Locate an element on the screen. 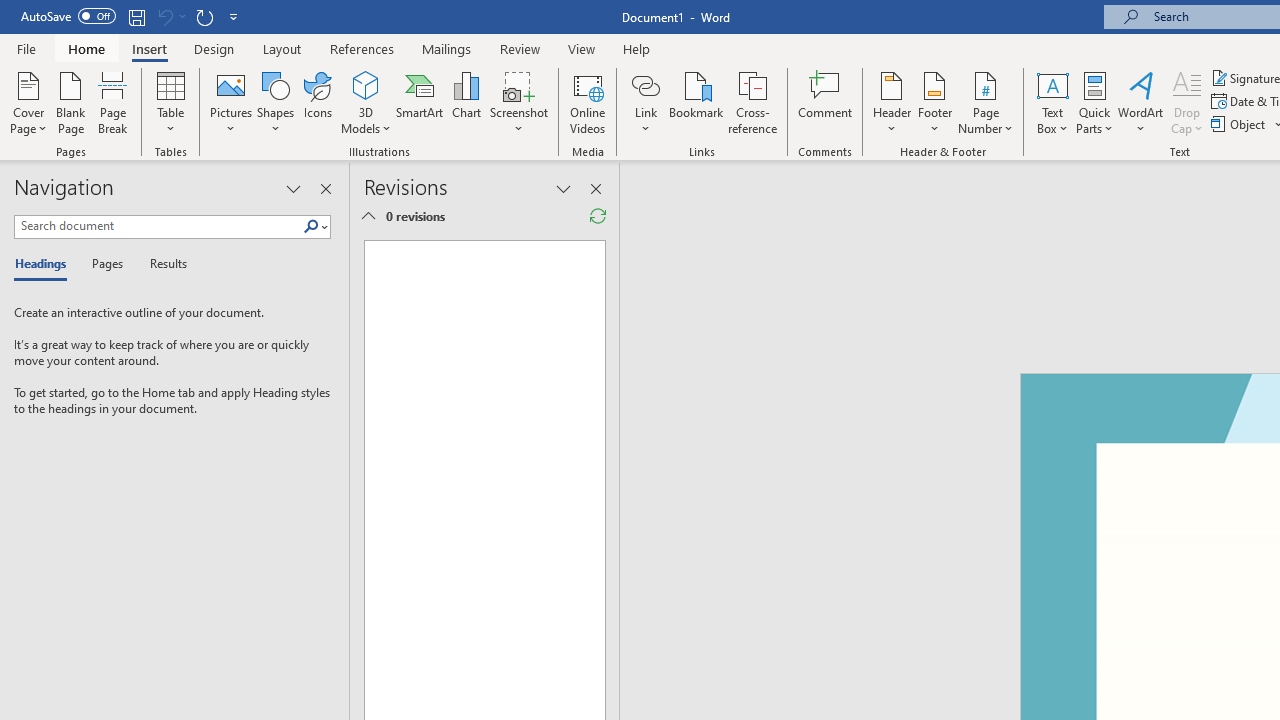  'Shapes' is located at coordinates (274, 103).